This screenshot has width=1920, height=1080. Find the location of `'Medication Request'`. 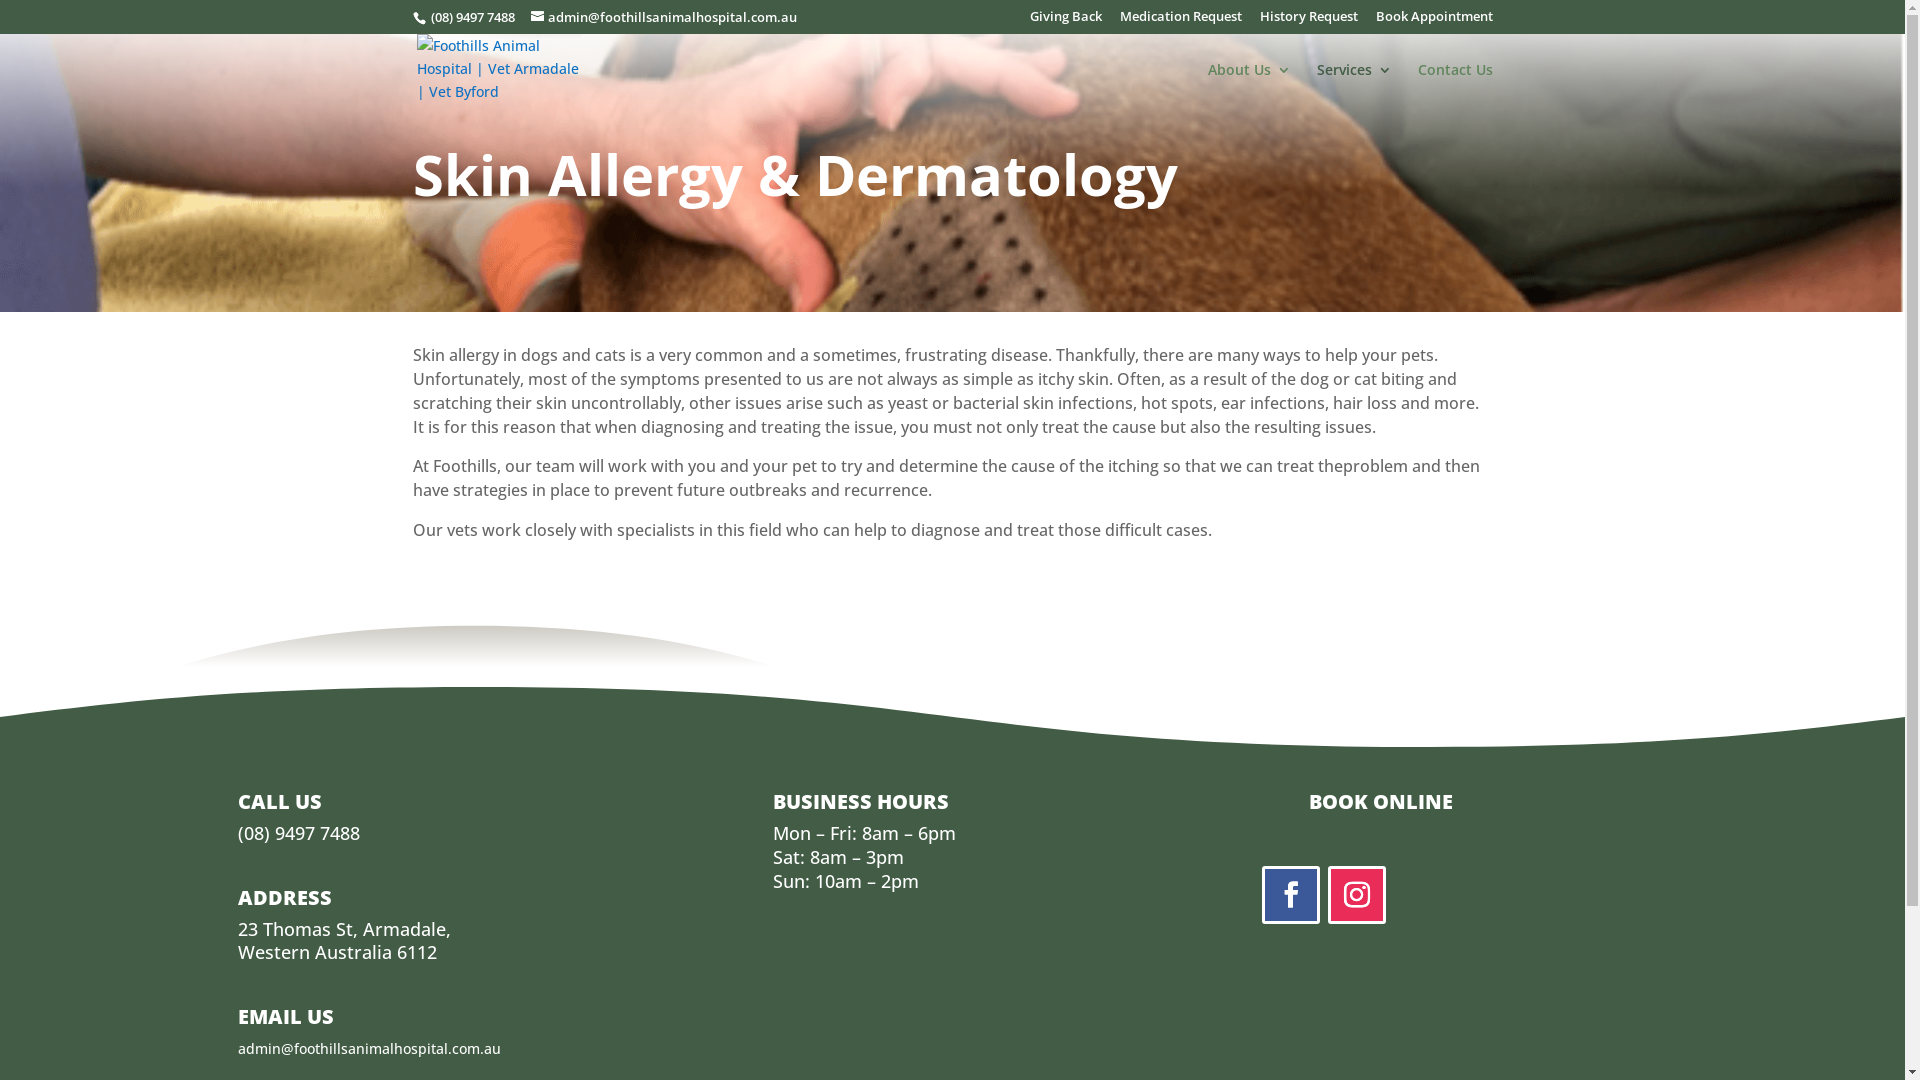

'Medication Request' is located at coordinates (1180, 21).